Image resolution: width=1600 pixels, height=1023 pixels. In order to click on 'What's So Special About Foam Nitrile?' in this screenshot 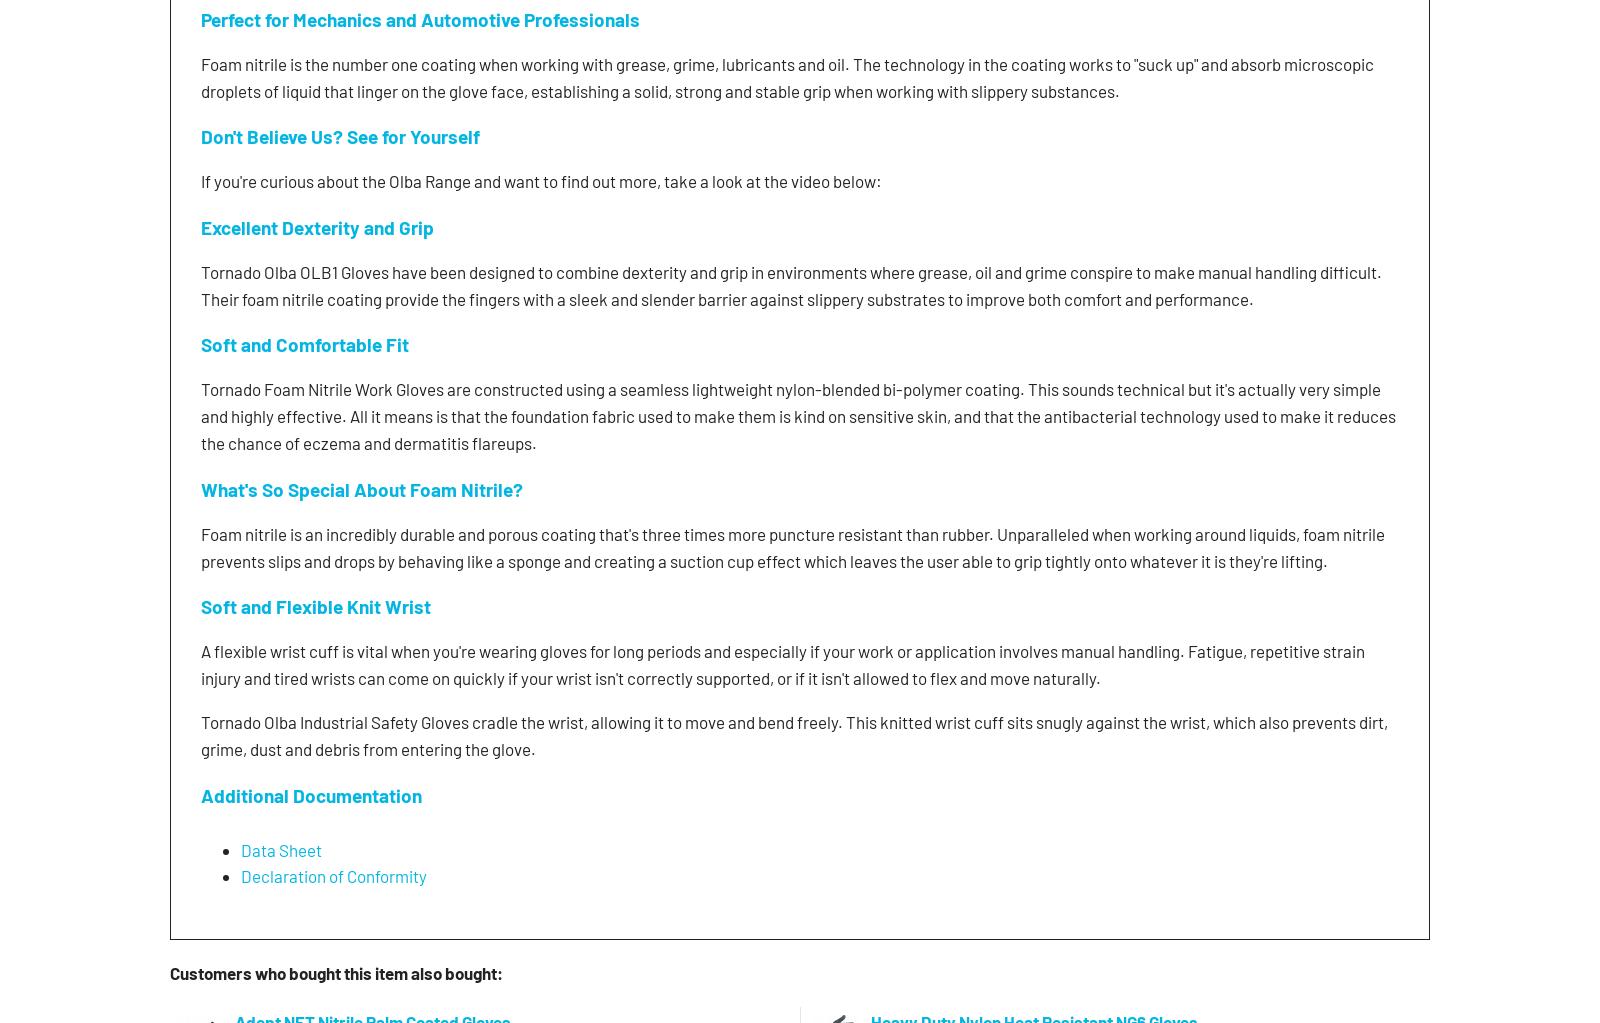, I will do `click(362, 488)`.